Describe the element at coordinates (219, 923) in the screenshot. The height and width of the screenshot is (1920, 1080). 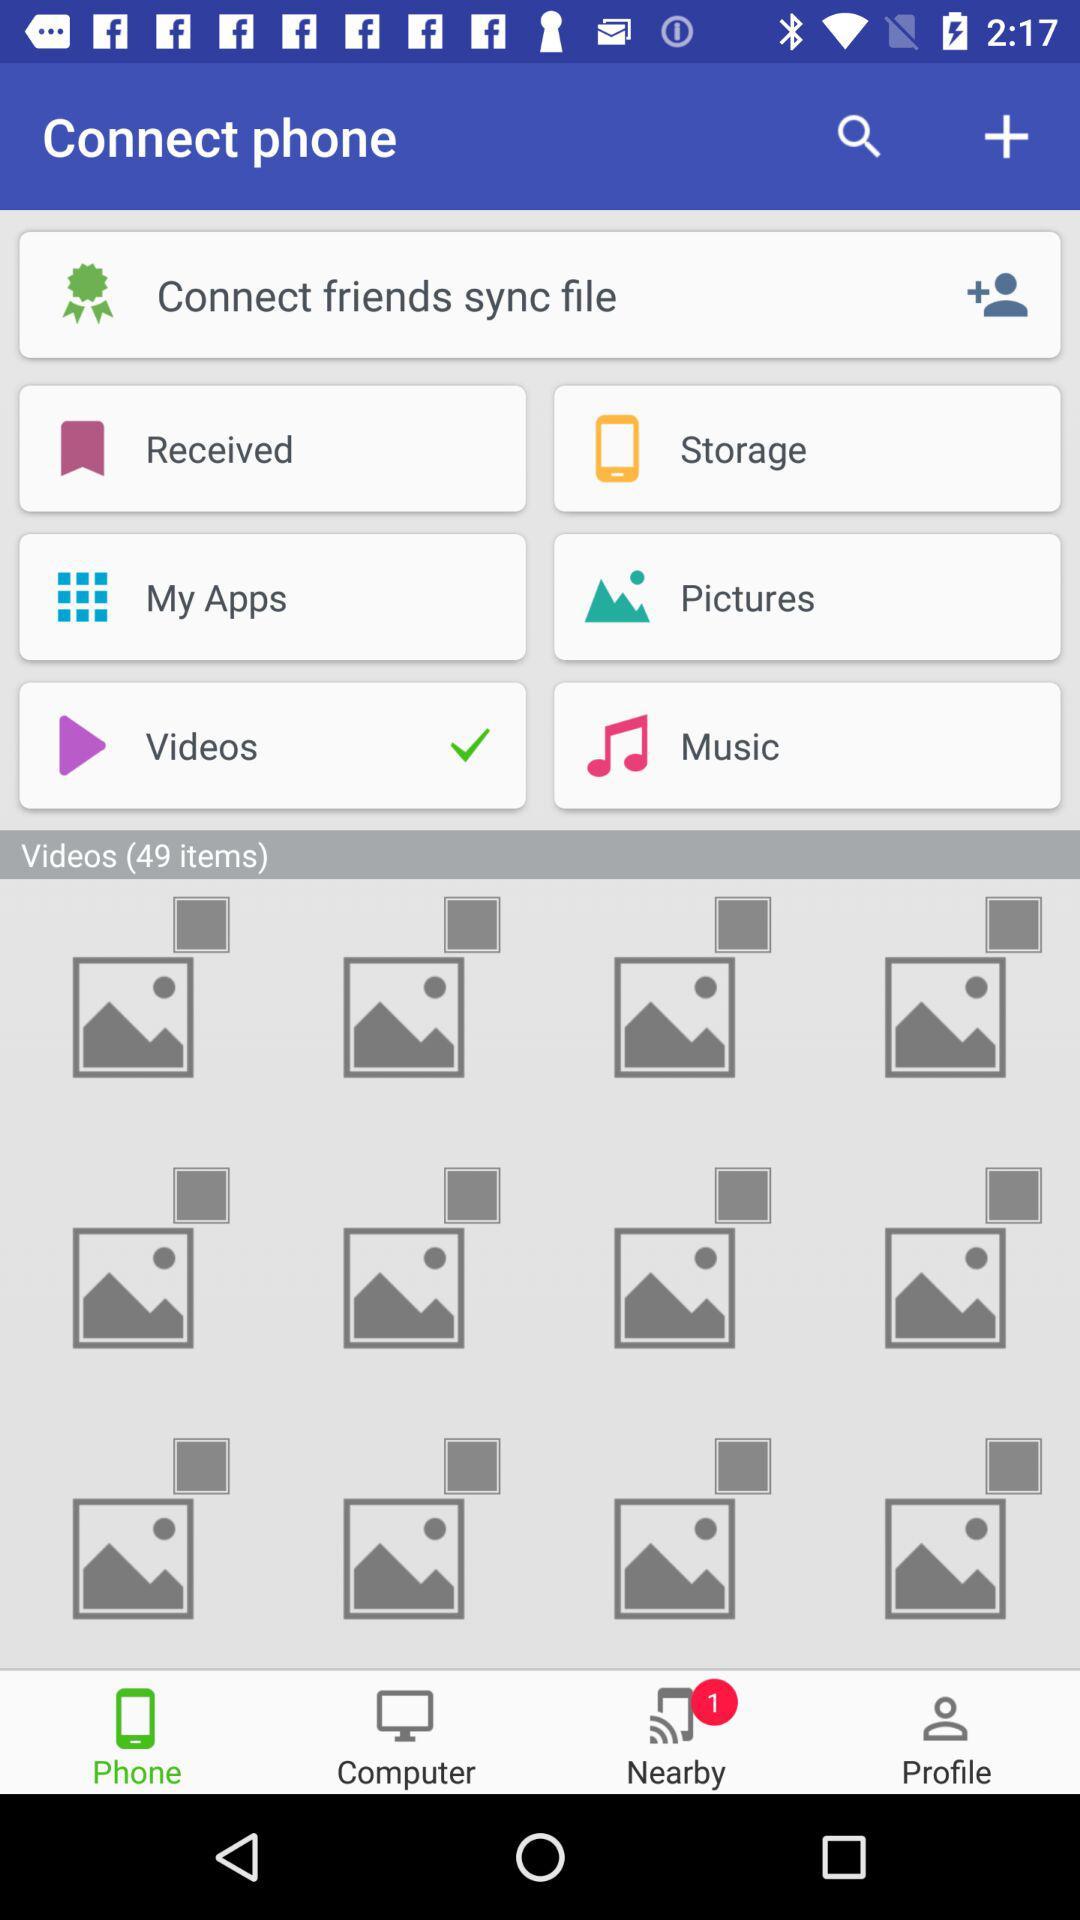
I see `the option` at that location.